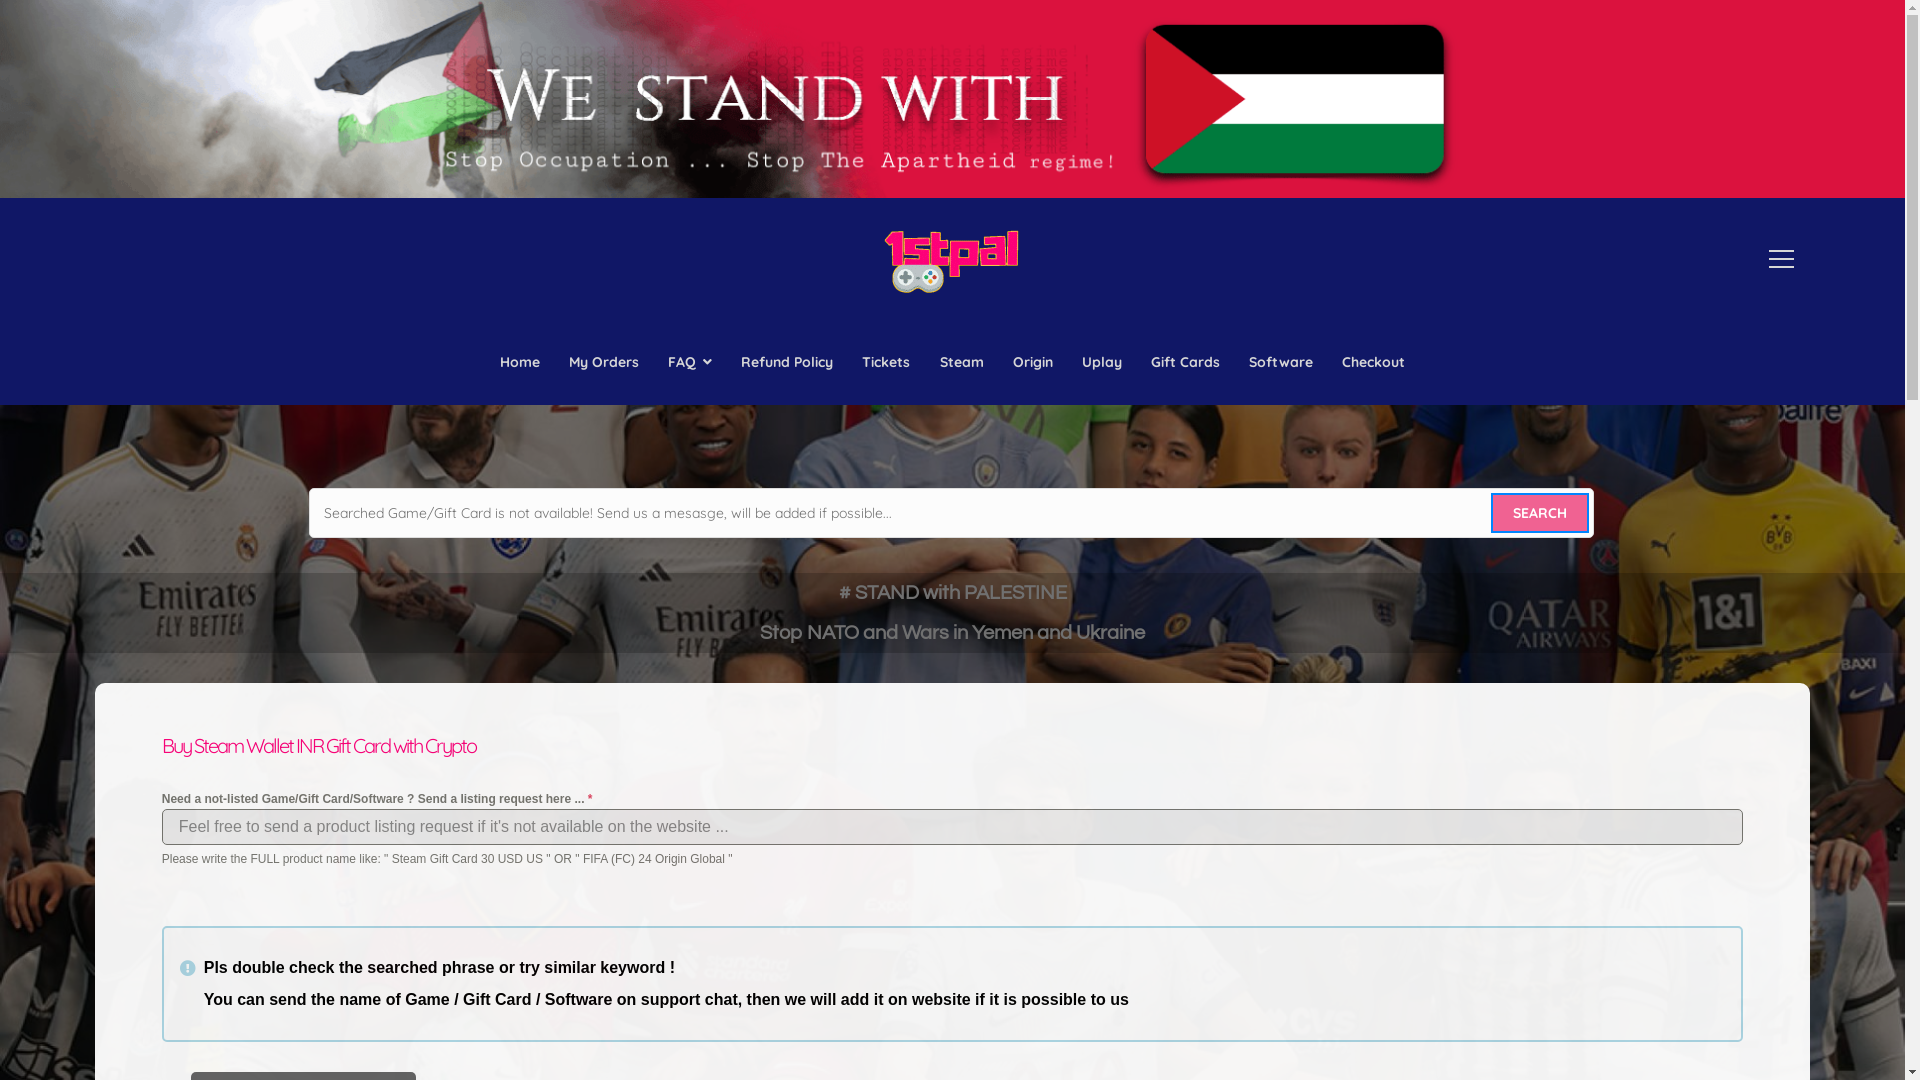  I want to click on 'Home', so click(519, 362).